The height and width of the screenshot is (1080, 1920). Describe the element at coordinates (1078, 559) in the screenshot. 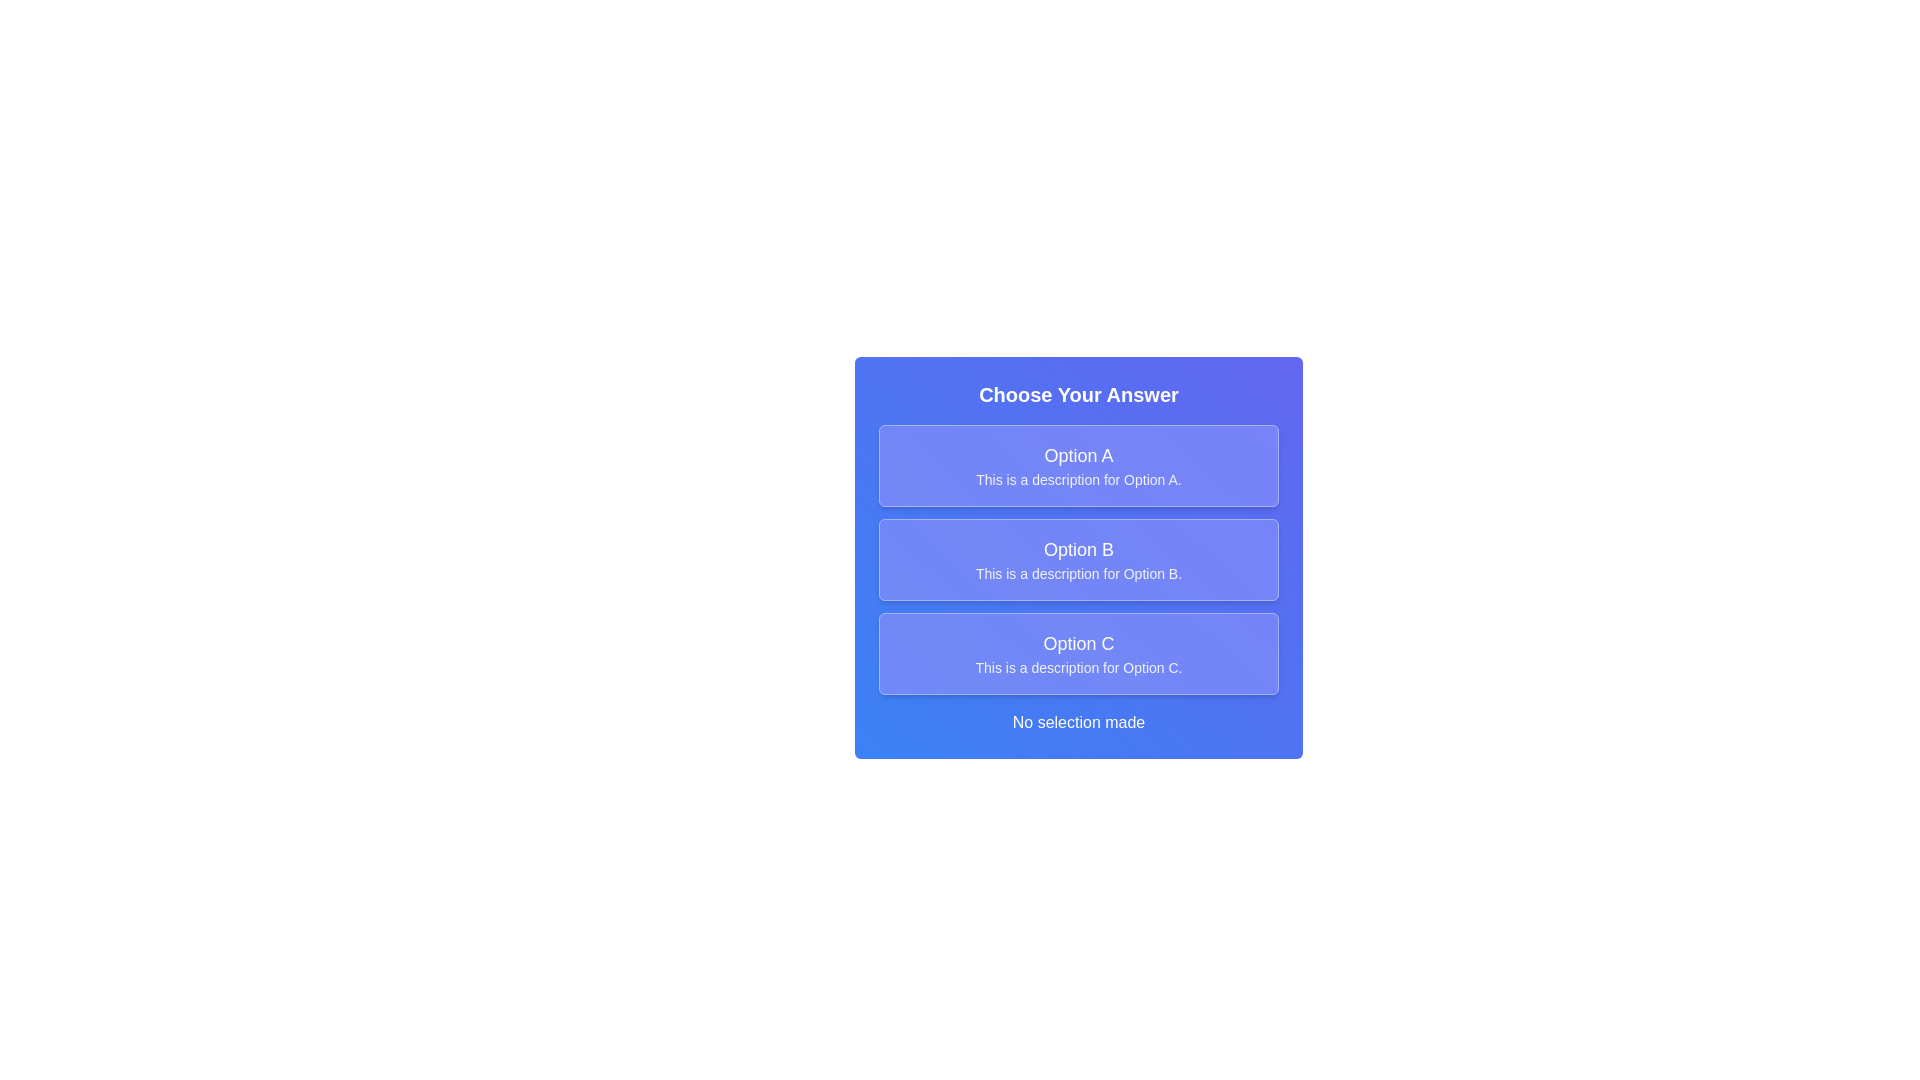

I see `the second item in the vertical list of selectable options` at that location.